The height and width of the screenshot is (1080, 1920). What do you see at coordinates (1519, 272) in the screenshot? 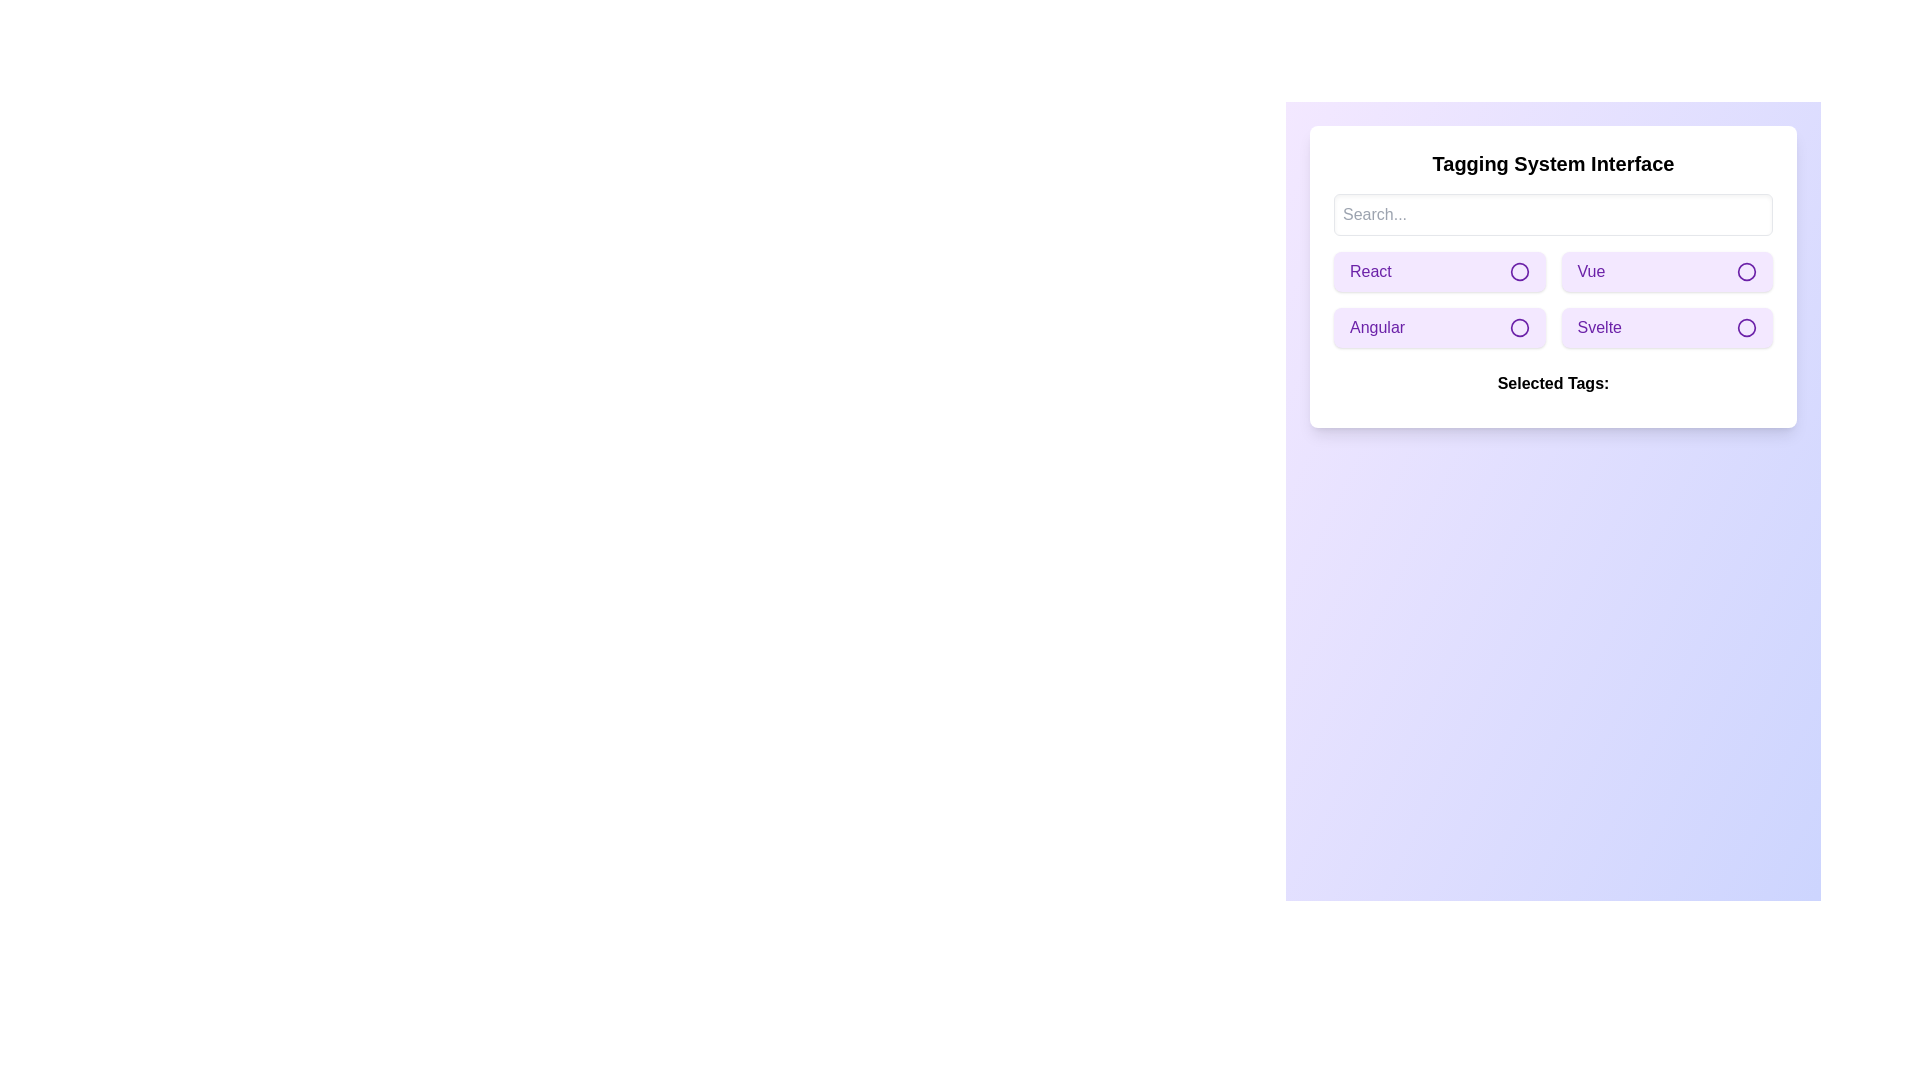
I see `the filled circle radio button indicator` at bounding box center [1519, 272].